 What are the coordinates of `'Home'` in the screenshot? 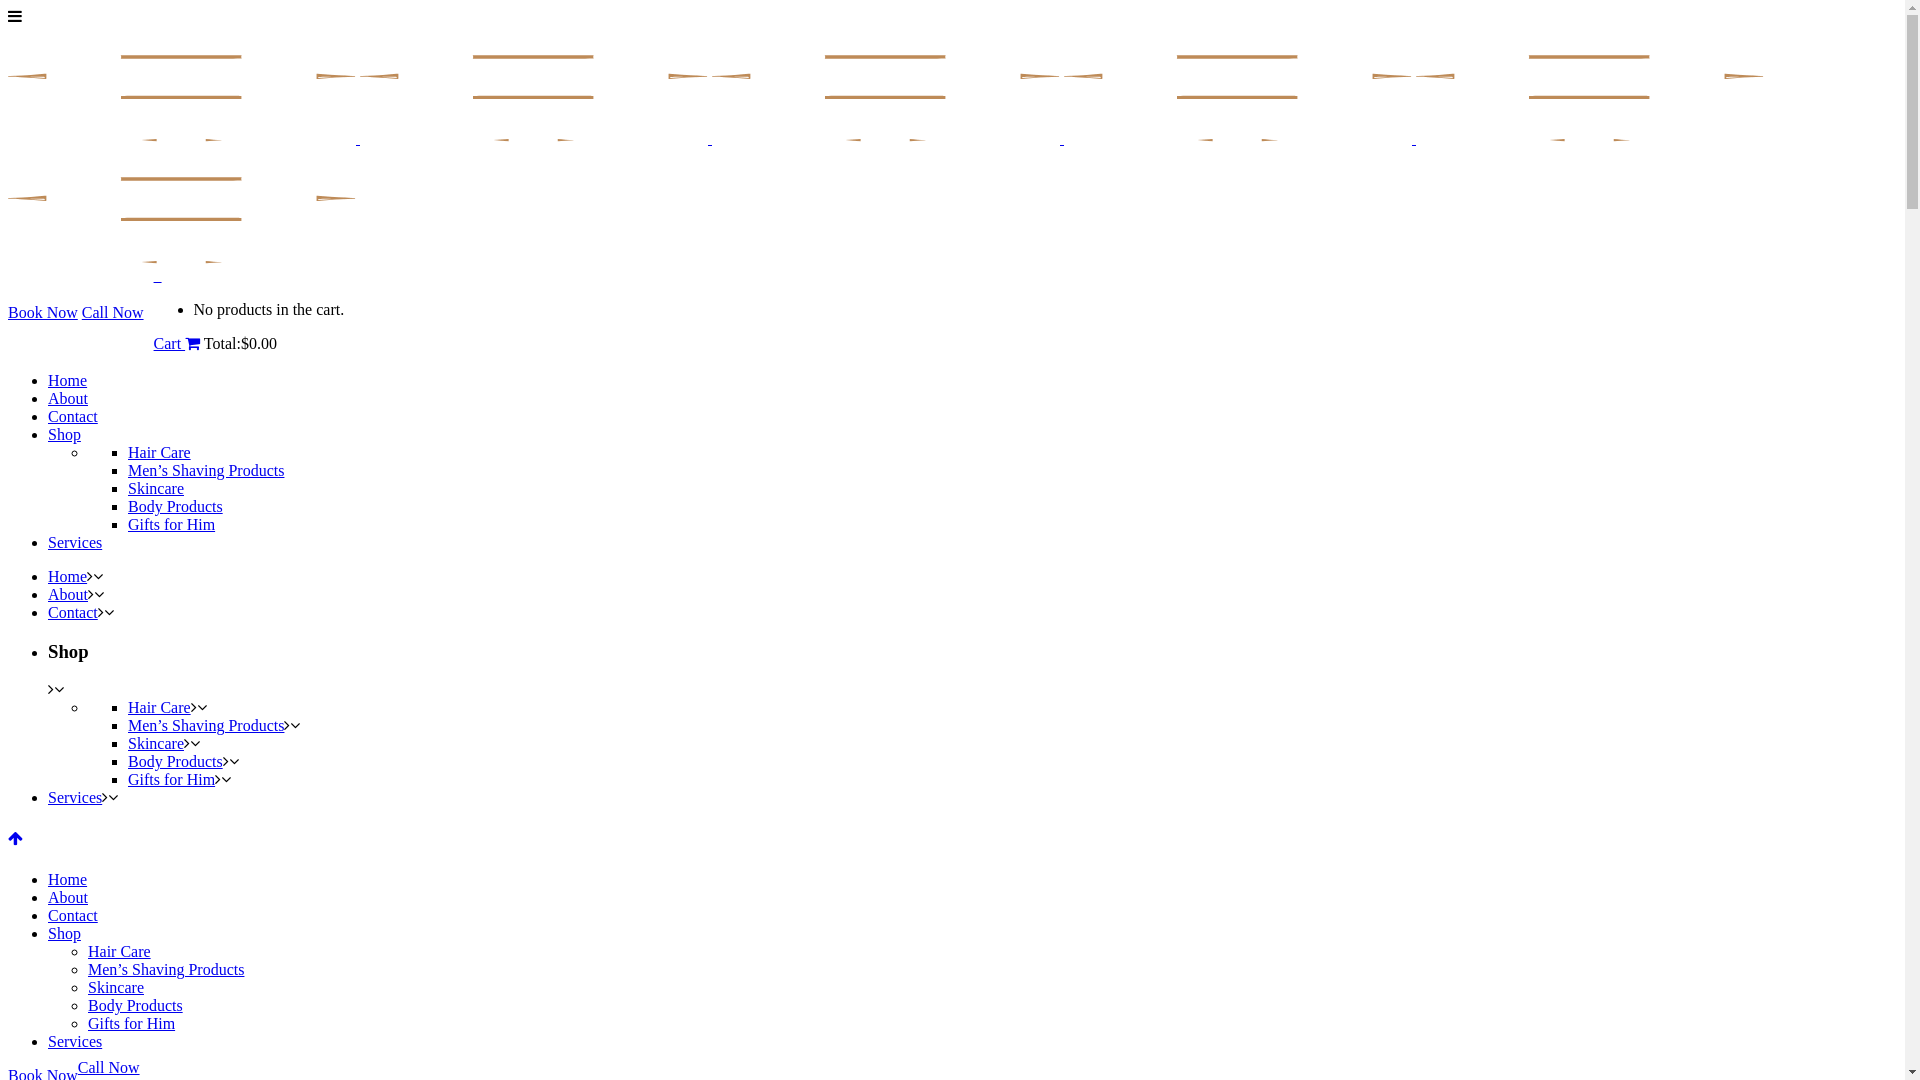 It's located at (67, 878).